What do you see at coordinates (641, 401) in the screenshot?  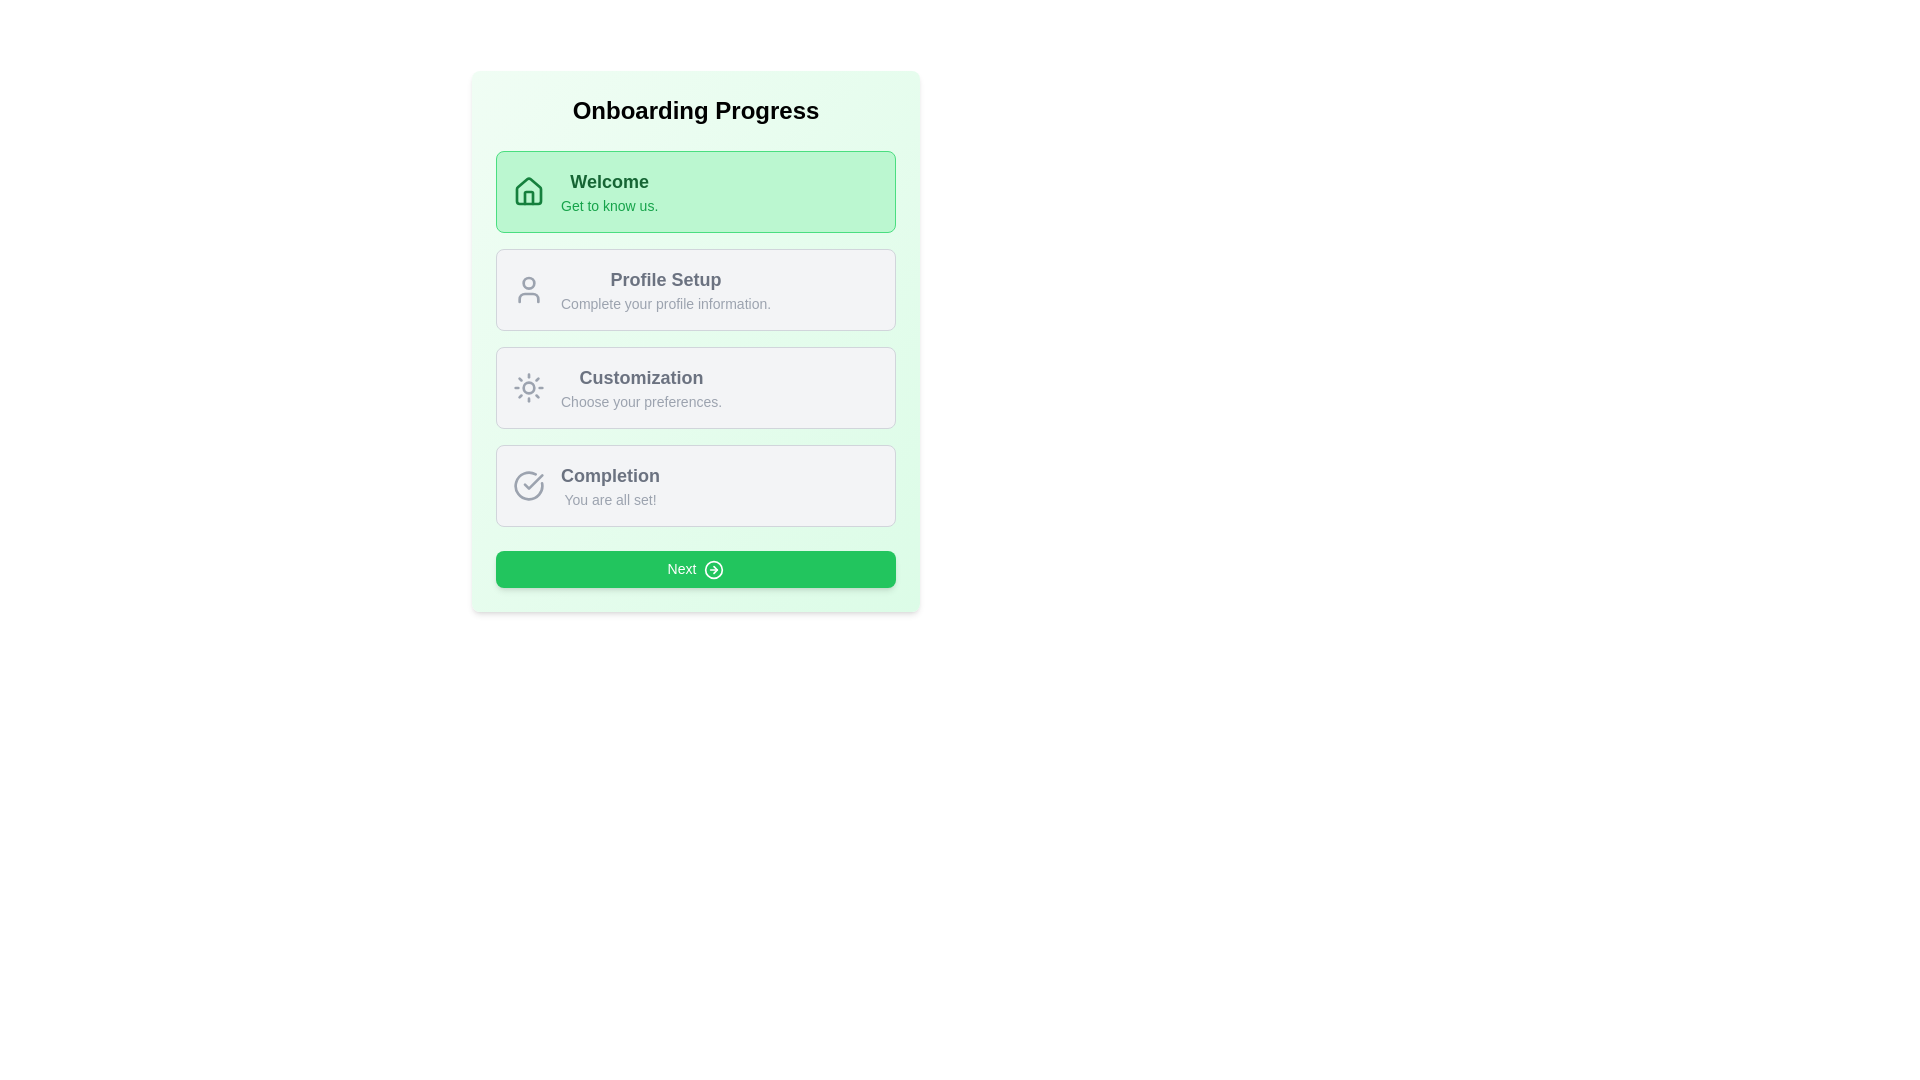 I see `the informational label located beneath the 'Customization' title in the third step of the onboarding progress interface` at bounding box center [641, 401].